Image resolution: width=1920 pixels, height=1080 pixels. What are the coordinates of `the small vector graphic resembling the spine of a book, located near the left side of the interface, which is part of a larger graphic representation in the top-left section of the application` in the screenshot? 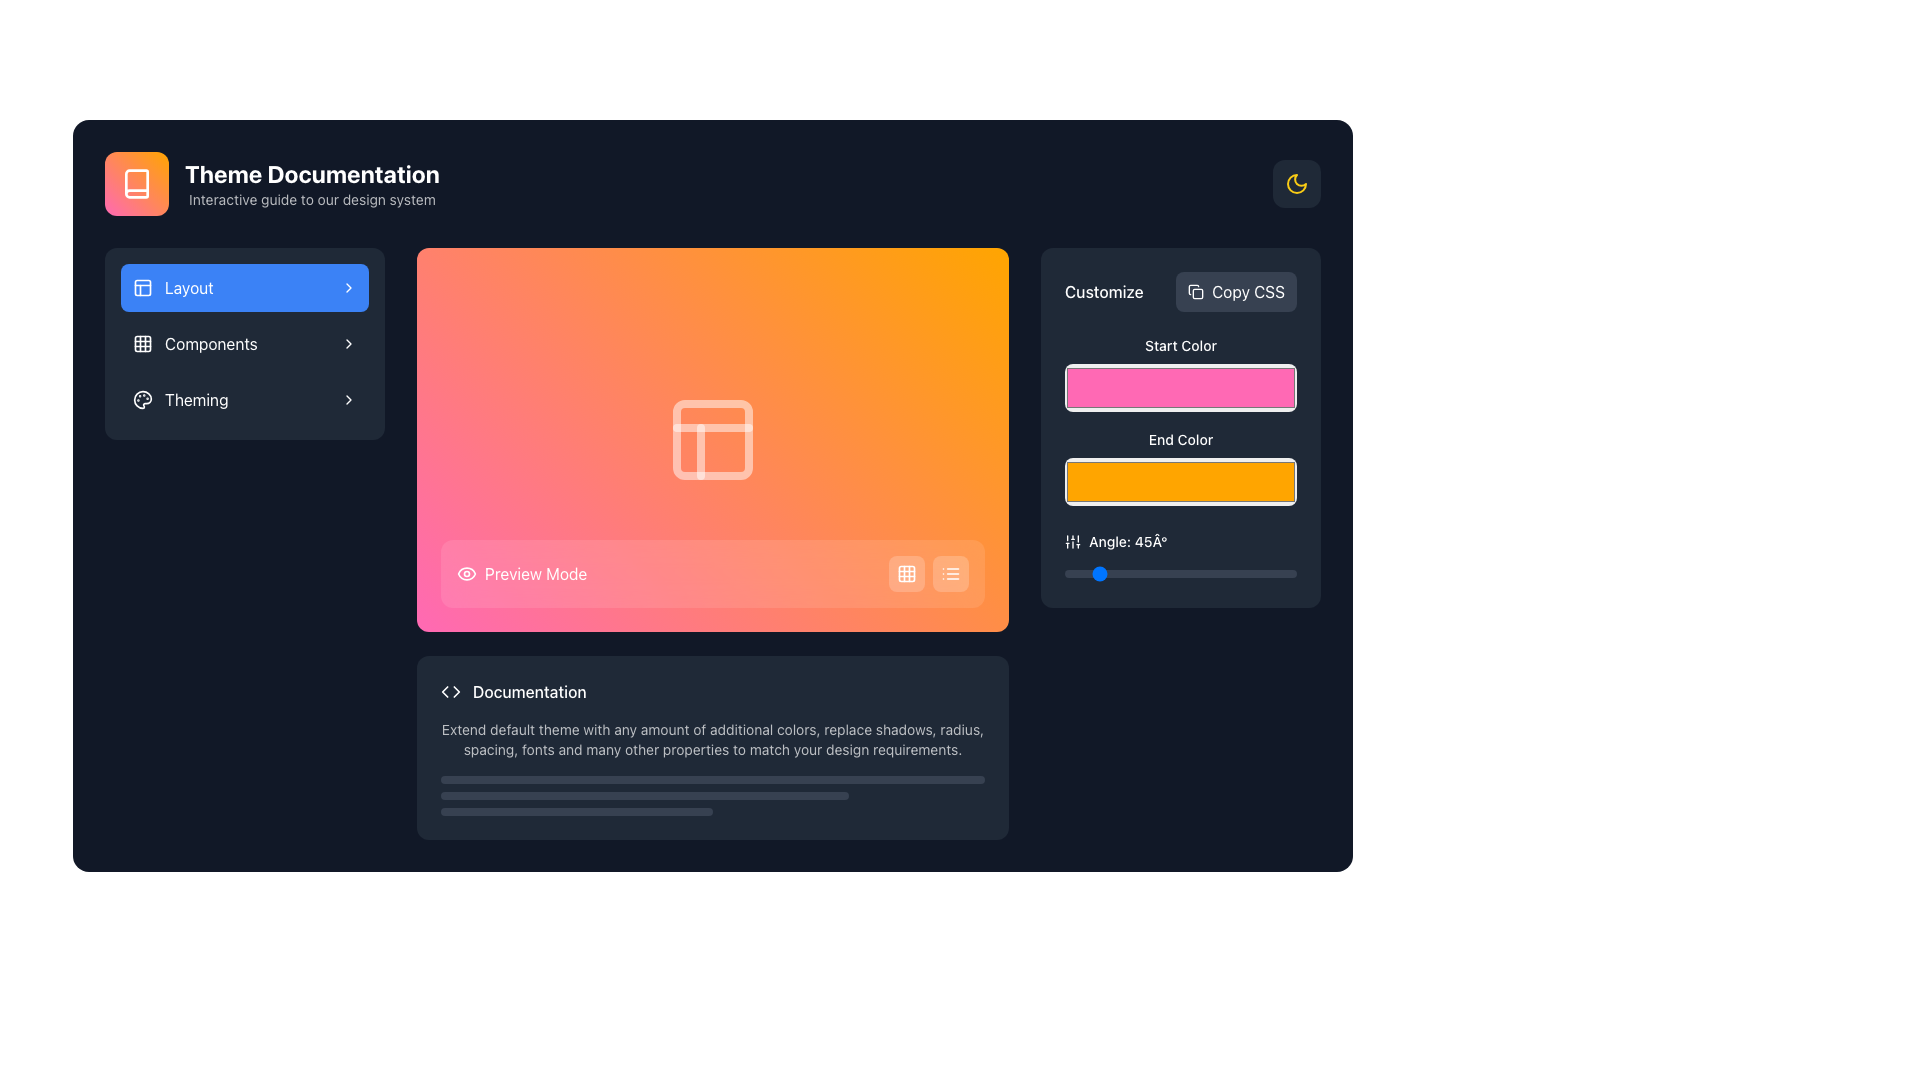 It's located at (136, 184).